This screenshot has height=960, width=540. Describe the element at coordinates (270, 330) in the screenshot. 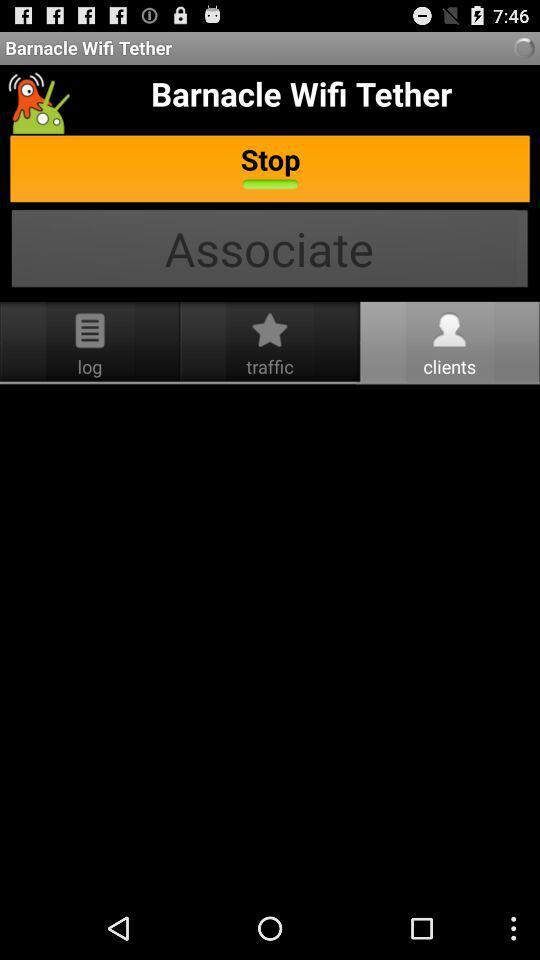

I see `the star icon which is just above the traffic` at that location.